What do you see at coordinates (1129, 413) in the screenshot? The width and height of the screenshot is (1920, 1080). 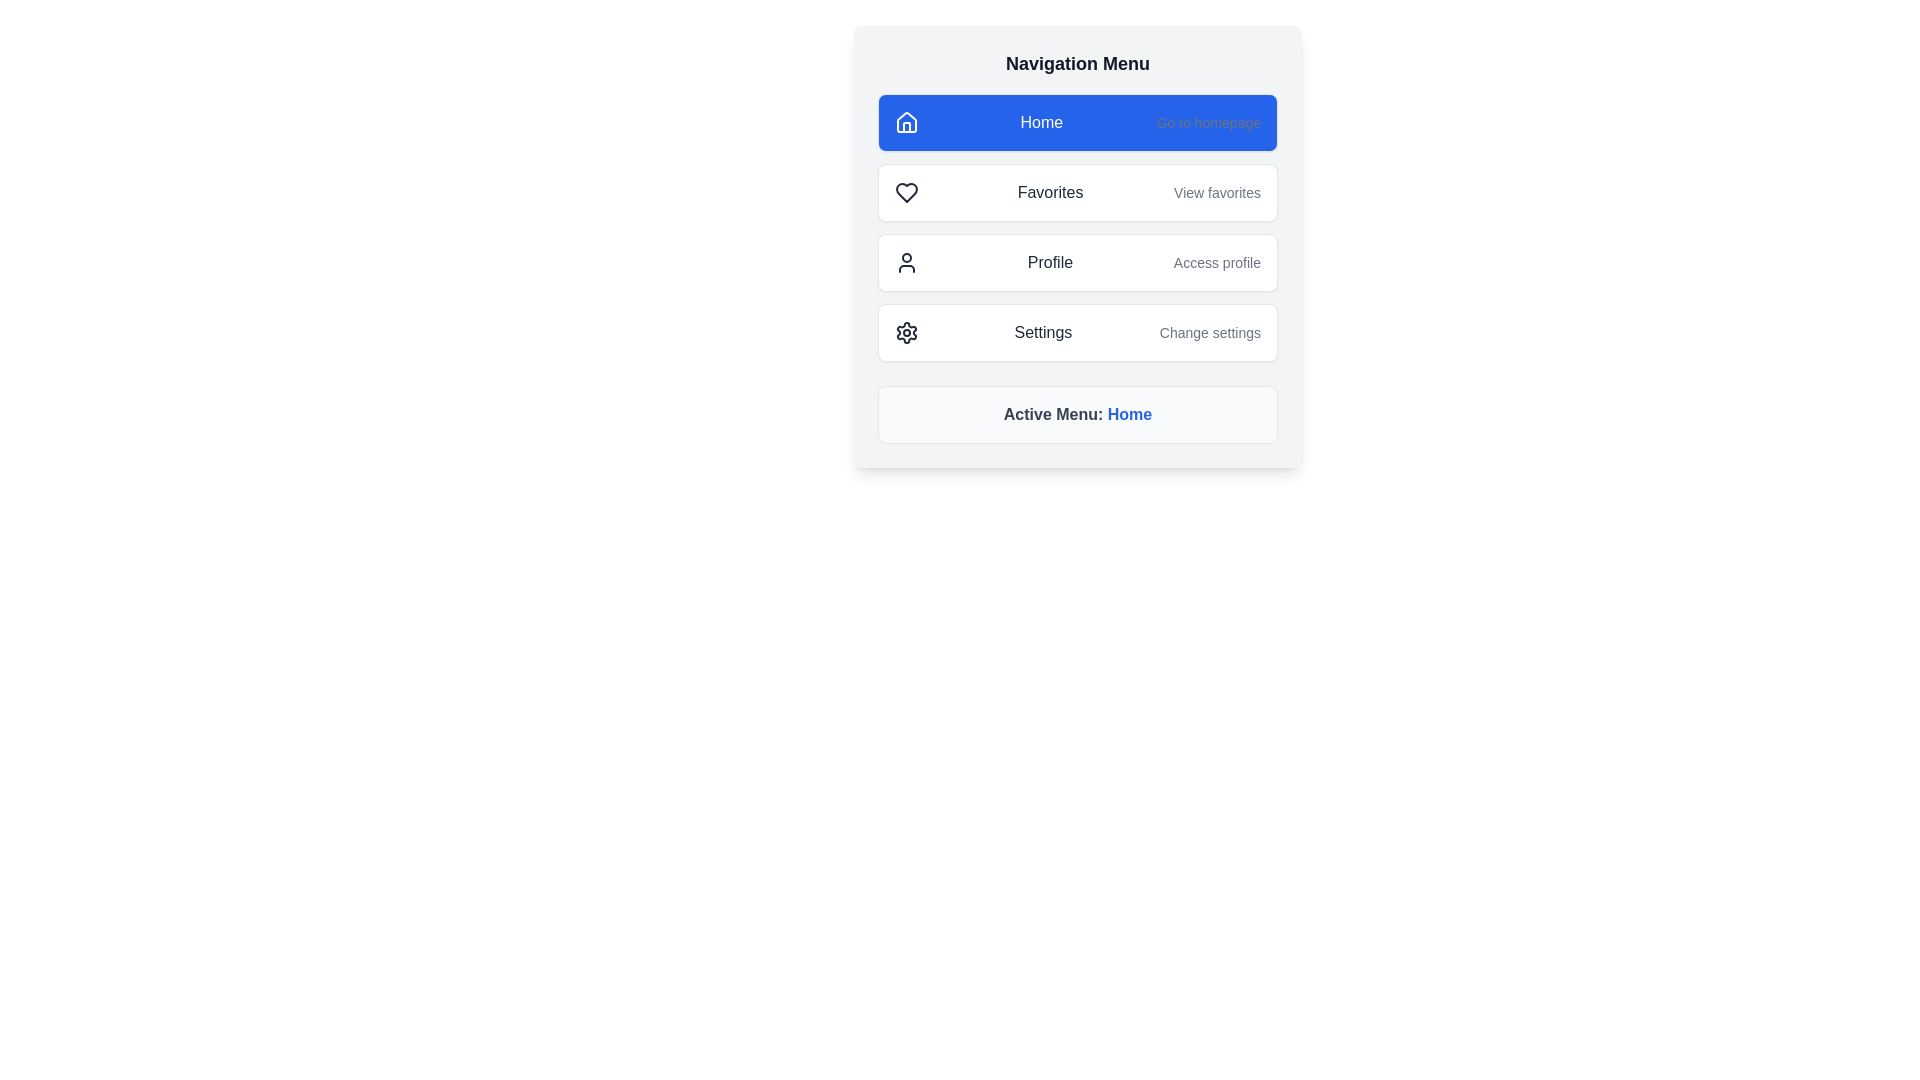 I see `the 'Home' text label which indicates the current active menu item under the heading 'Active Menu:'` at bounding box center [1129, 413].